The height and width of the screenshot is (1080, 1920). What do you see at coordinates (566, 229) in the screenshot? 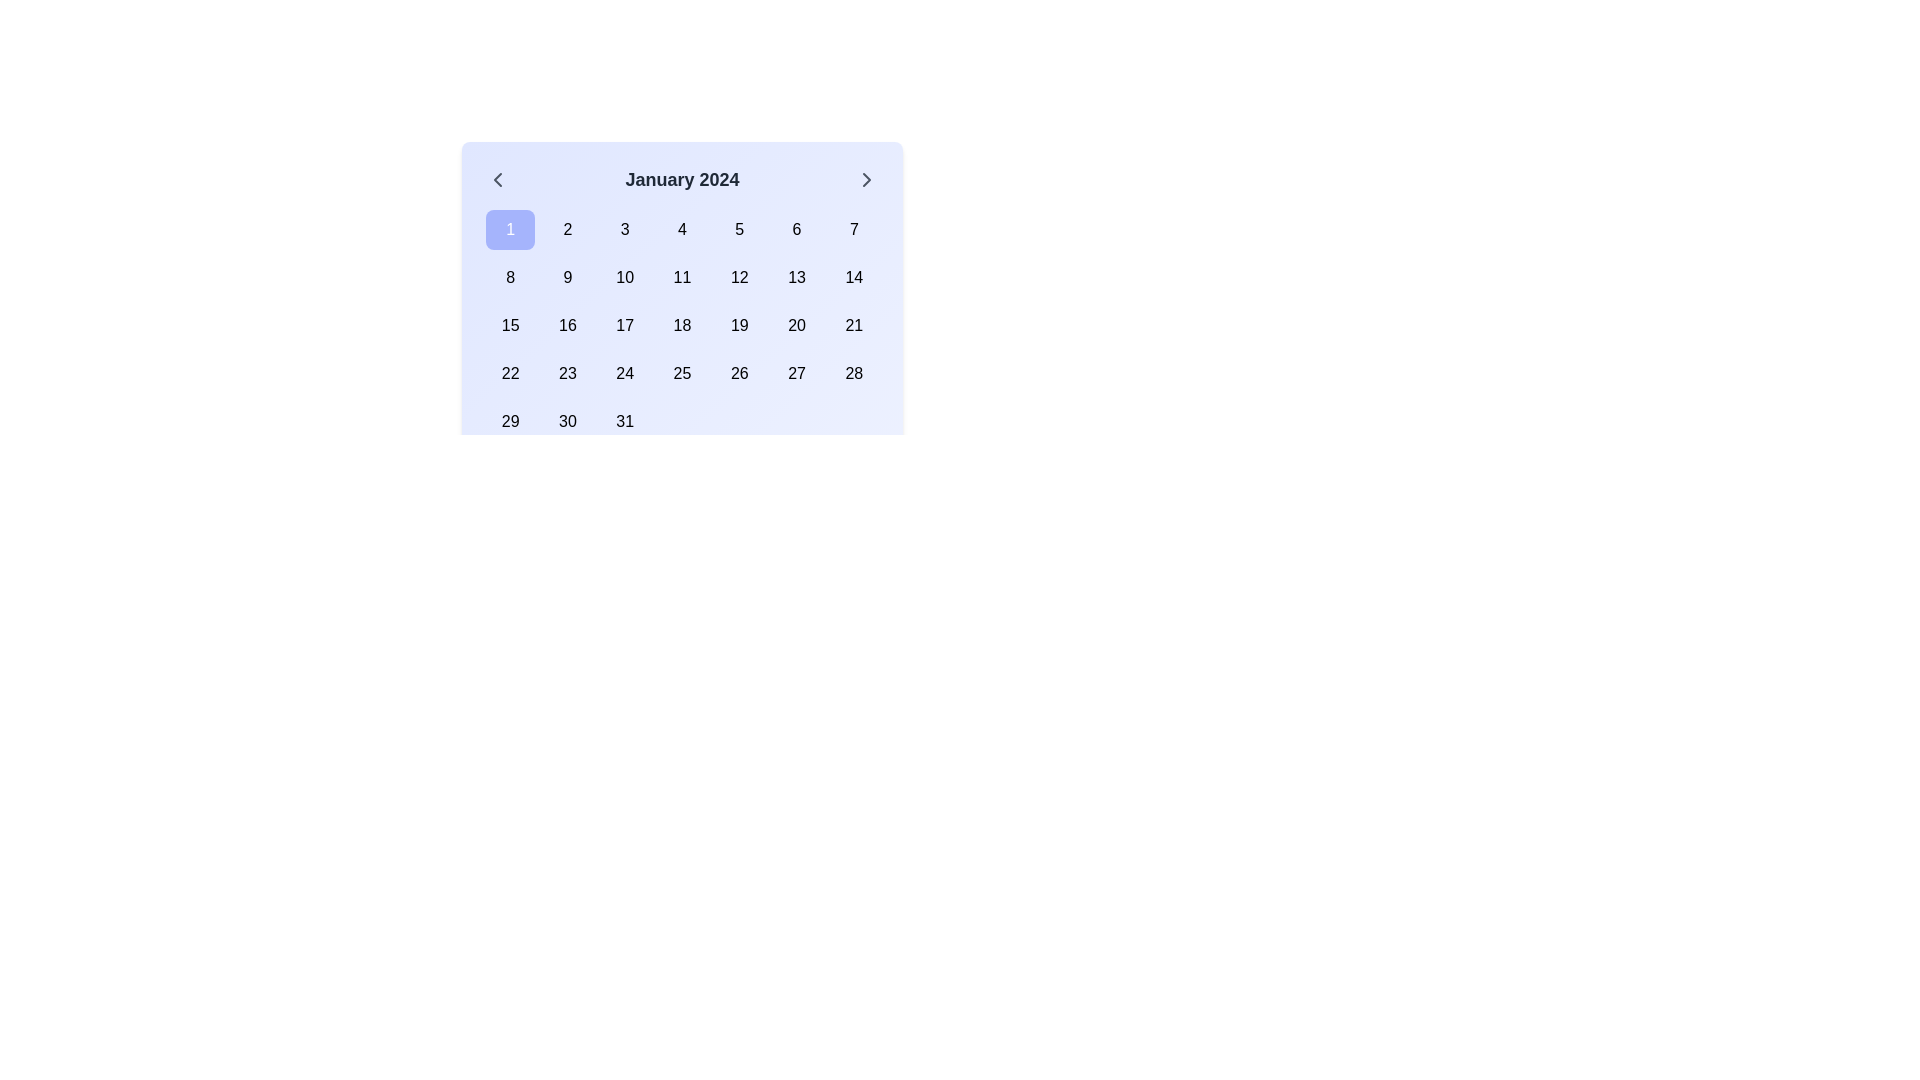
I see `the interactive button representing the second day of the month in the calendar` at bounding box center [566, 229].